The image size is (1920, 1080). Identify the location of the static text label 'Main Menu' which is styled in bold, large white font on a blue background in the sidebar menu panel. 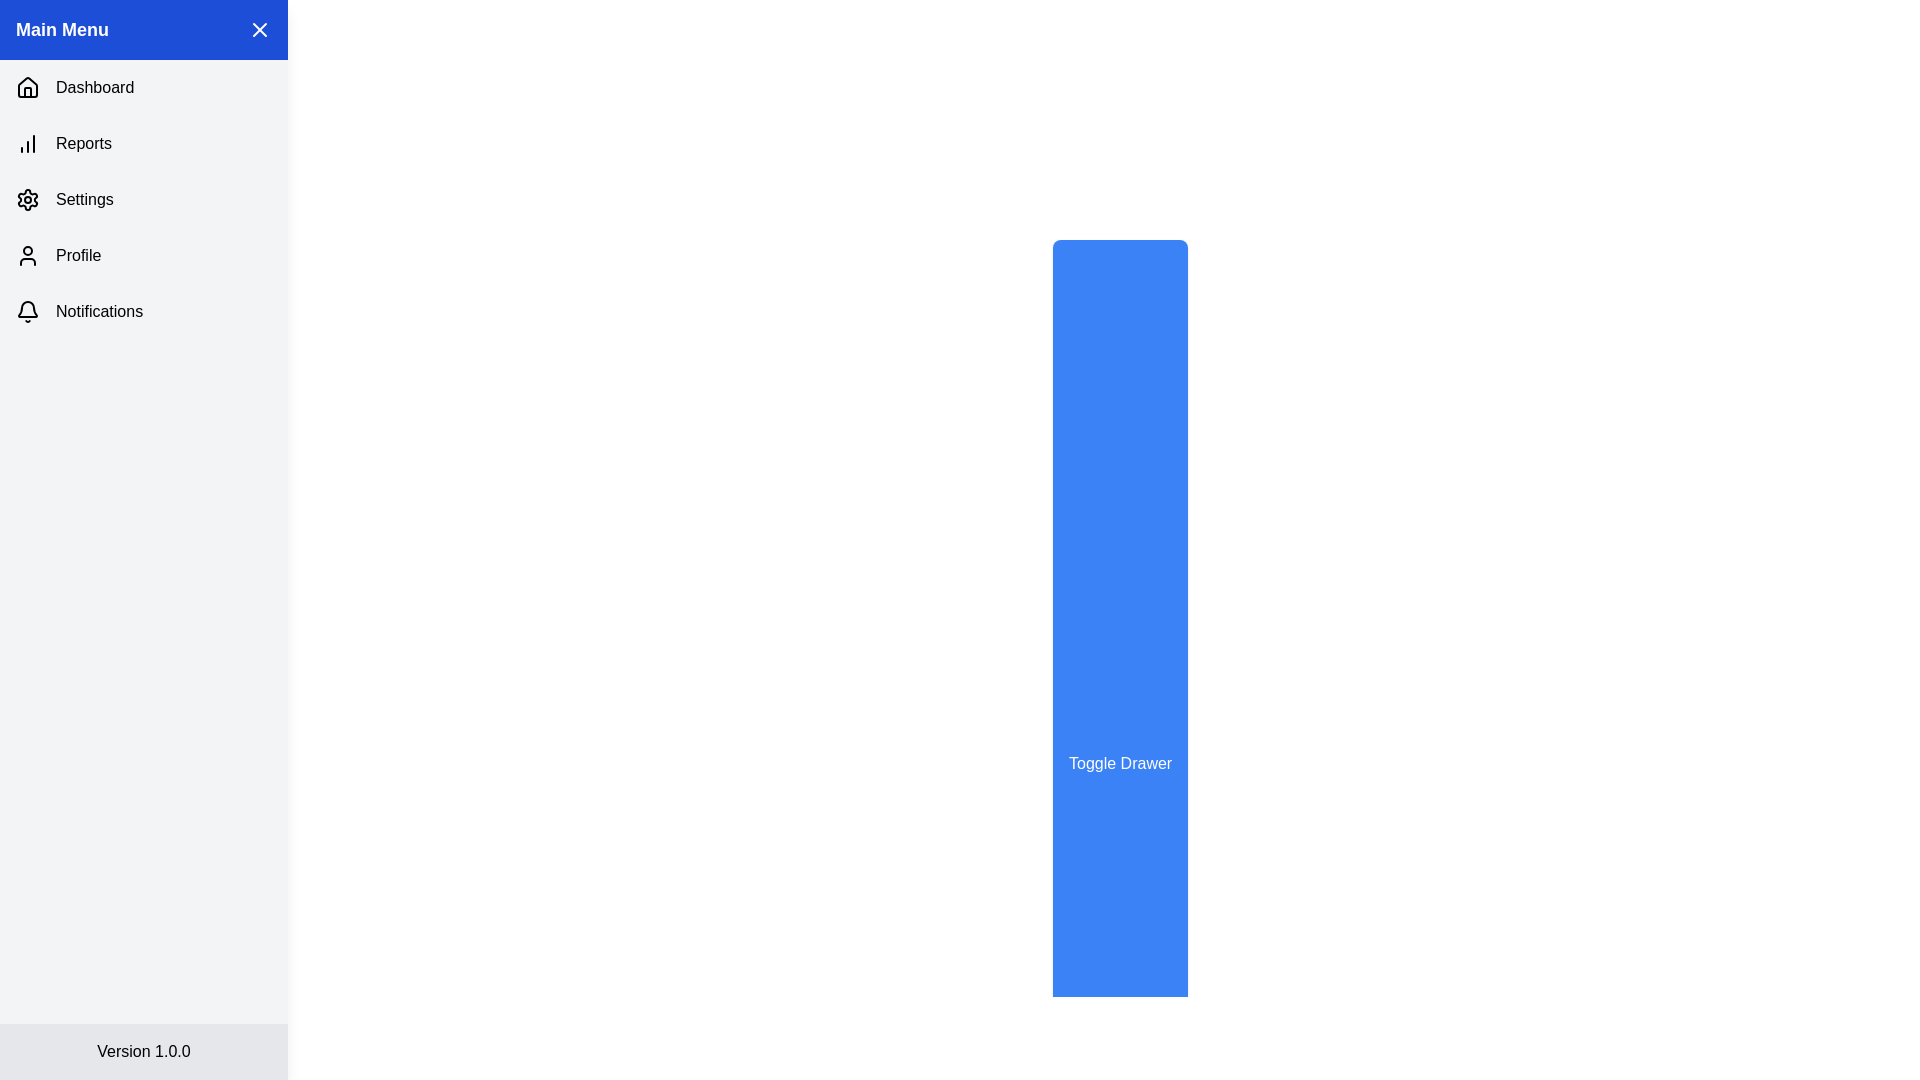
(62, 30).